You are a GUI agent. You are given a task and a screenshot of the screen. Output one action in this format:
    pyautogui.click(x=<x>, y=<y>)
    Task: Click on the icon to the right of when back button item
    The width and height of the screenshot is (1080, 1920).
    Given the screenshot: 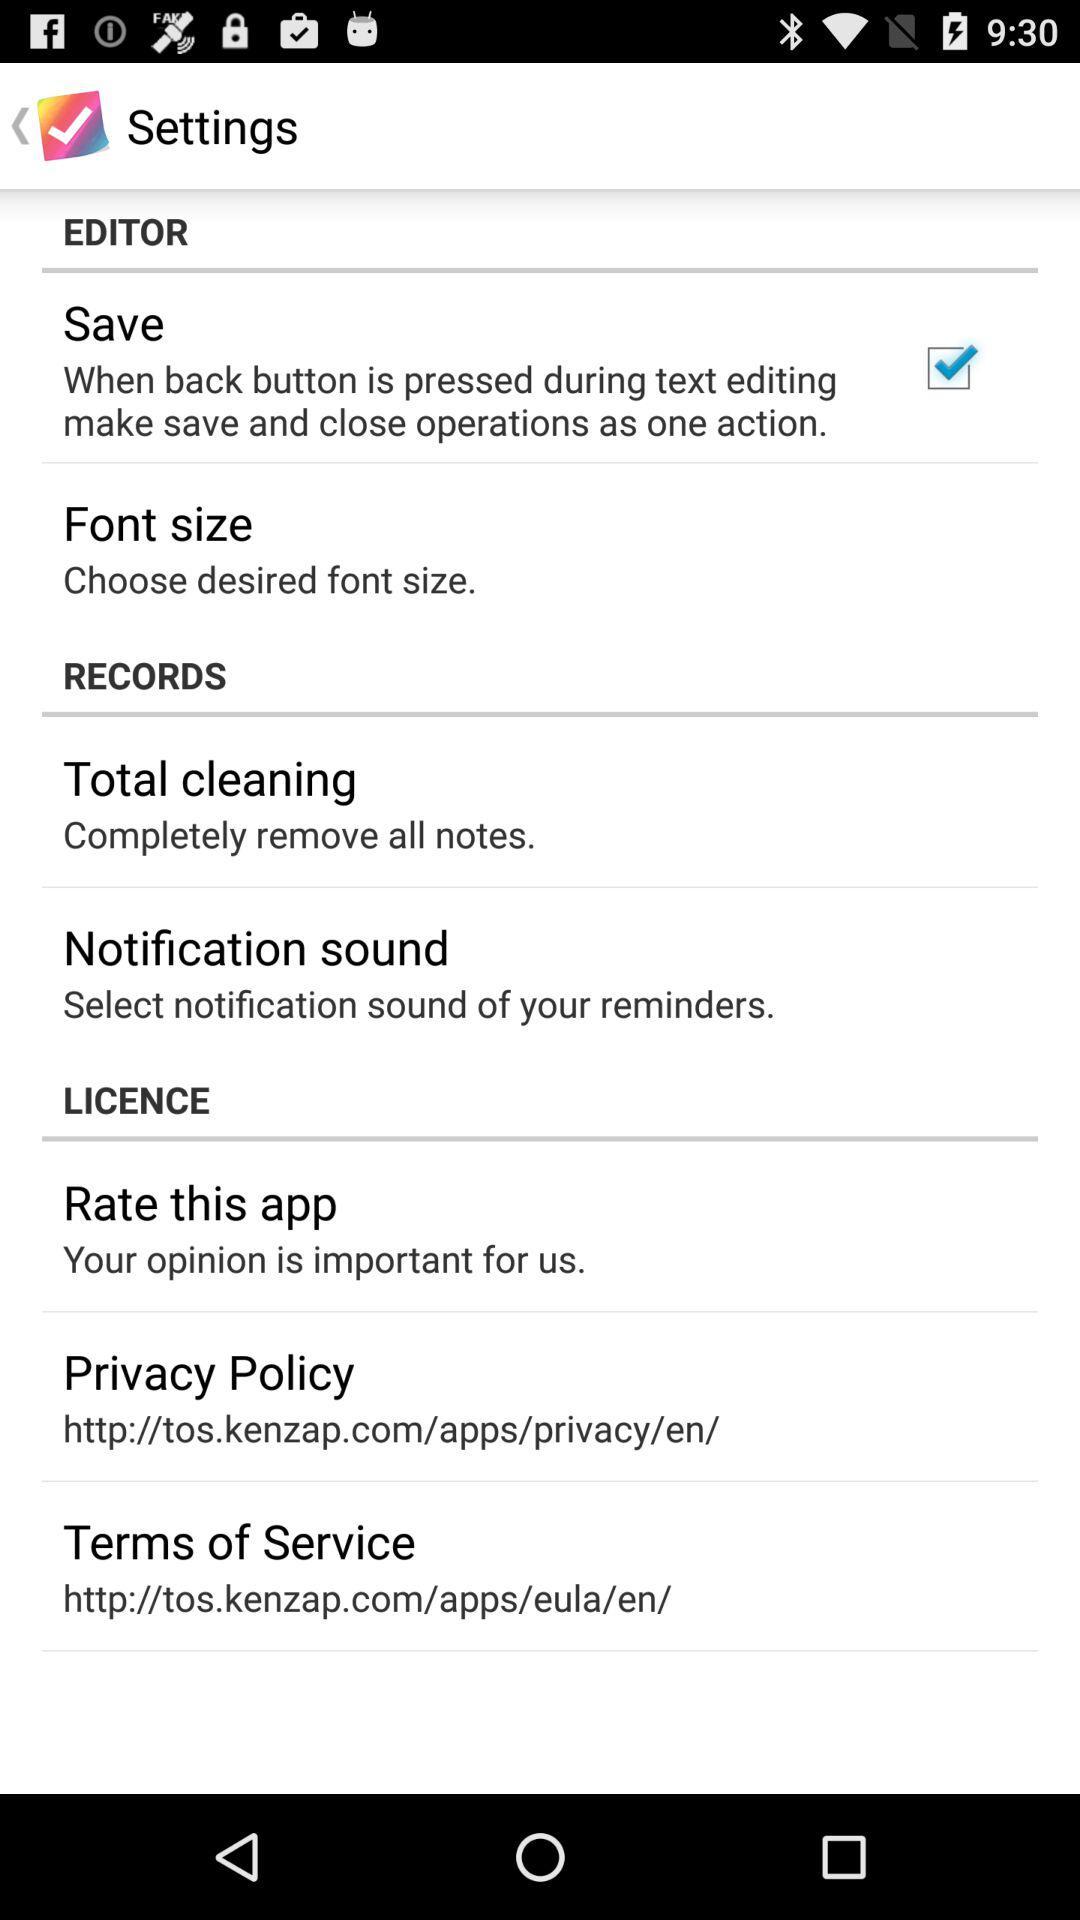 What is the action you would take?
    pyautogui.click(x=947, y=368)
    